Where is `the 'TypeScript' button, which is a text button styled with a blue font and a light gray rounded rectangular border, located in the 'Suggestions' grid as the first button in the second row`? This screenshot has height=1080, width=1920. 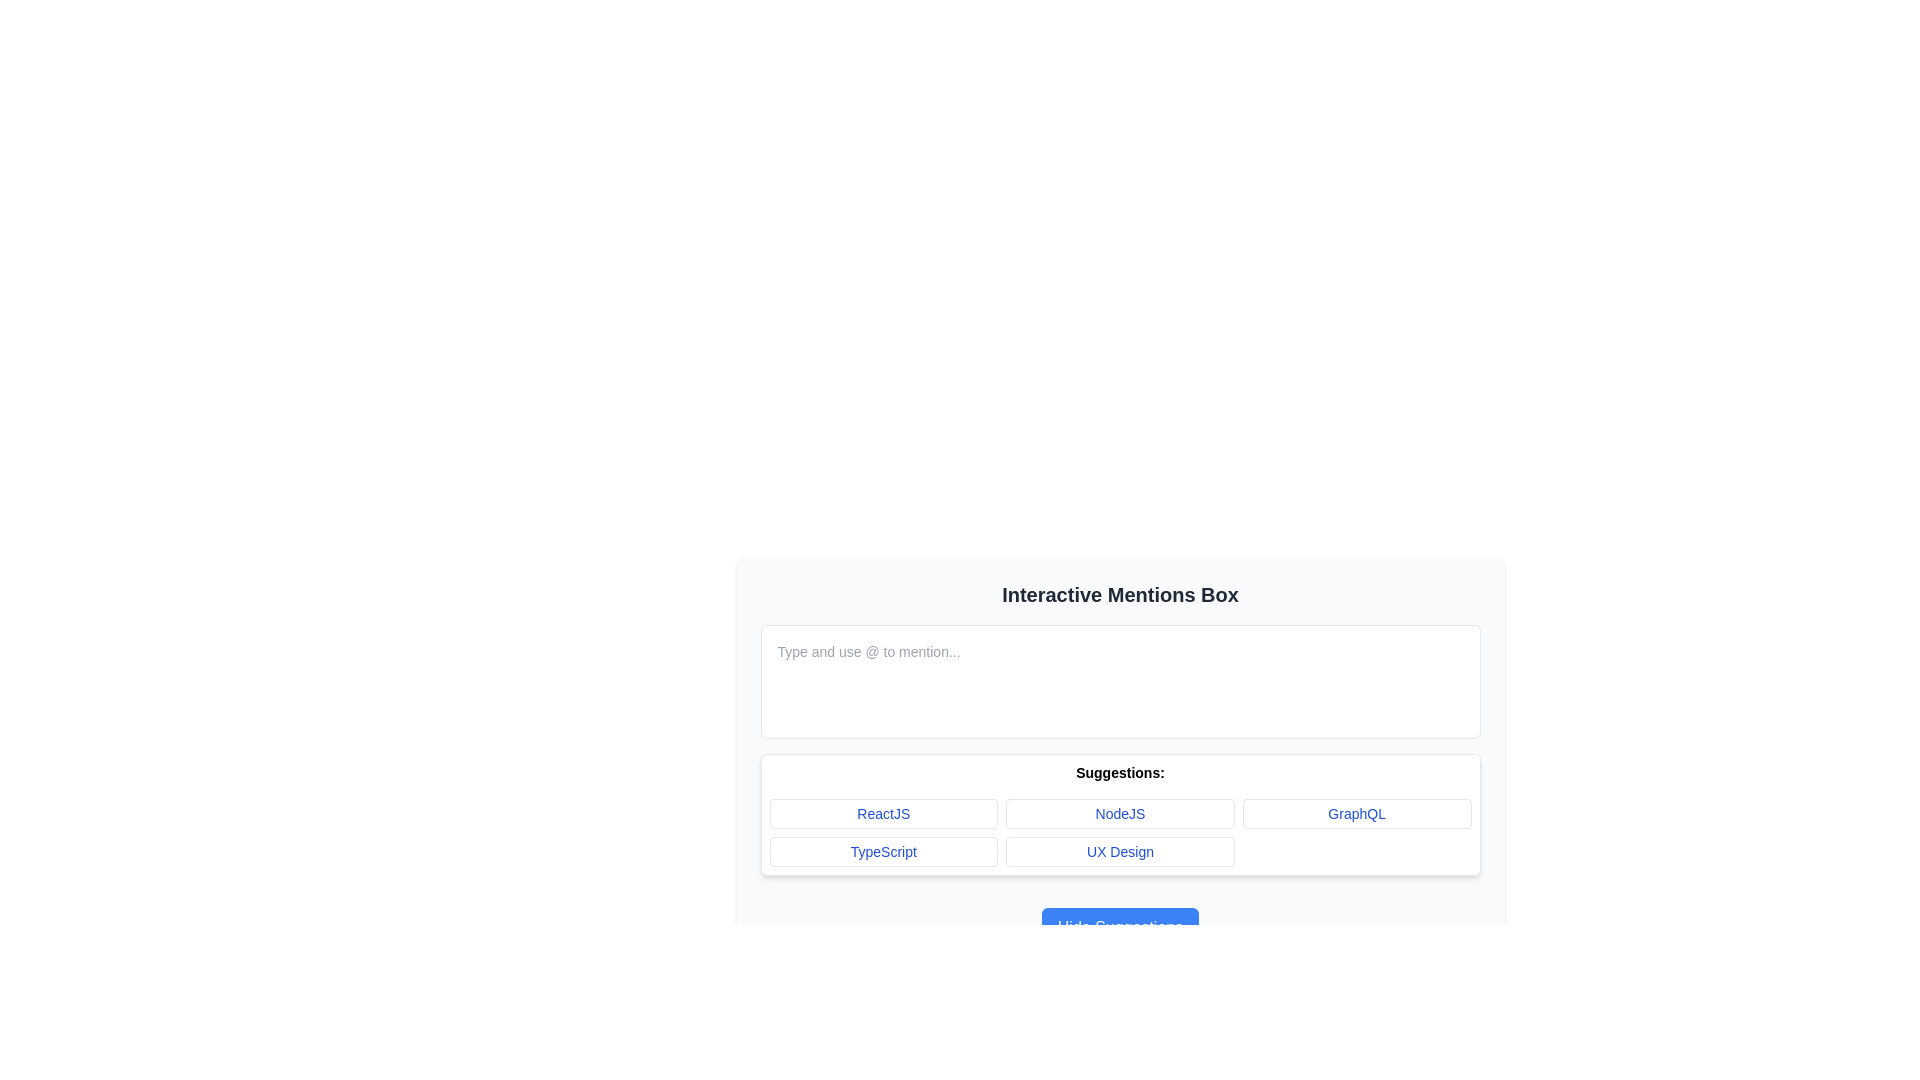 the 'TypeScript' button, which is a text button styled with a blue font and a light gray rounded rectangular border, located in the 'Suggestions' grid as the first button in the second row is located at coordinates (882, 852).